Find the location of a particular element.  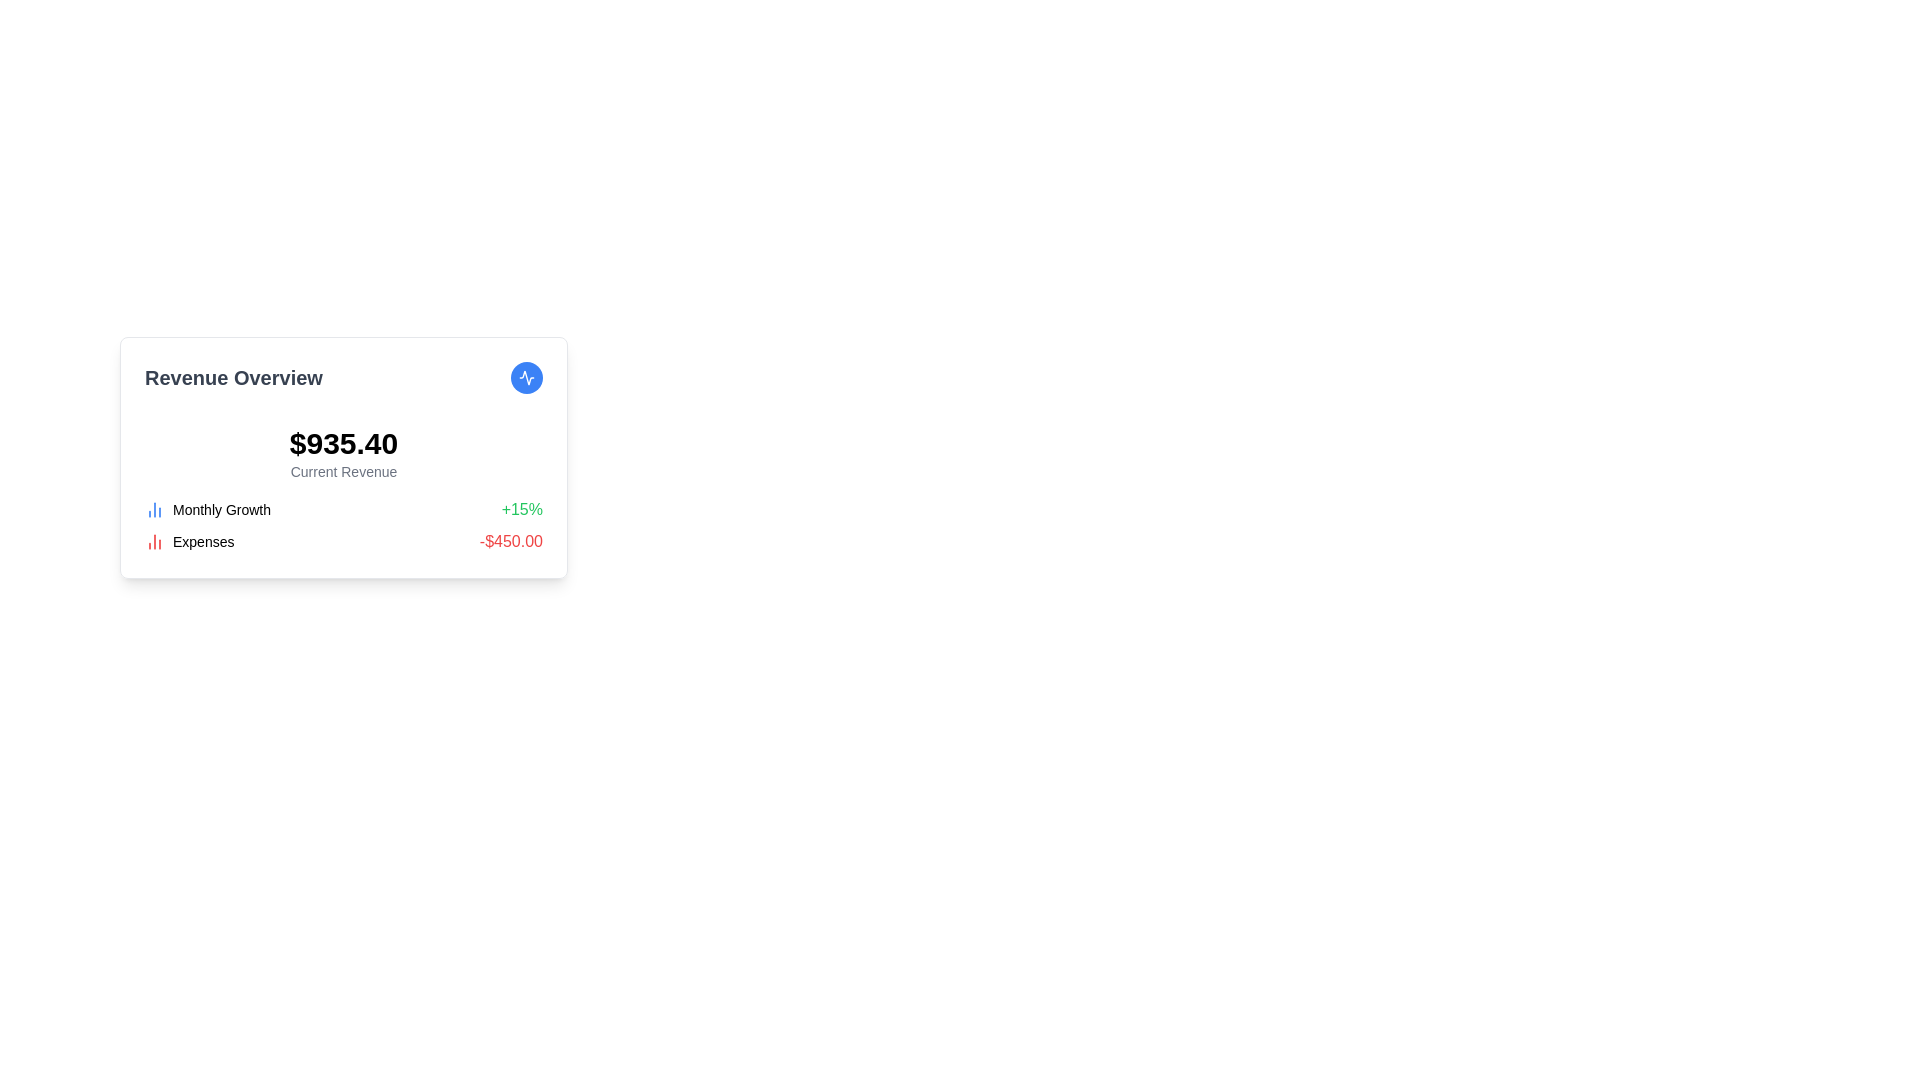

the text label displaying the growth percentage '+15%' in green, positioned at the far-right of the 'Monthly Growth' row is located at coordinates (522, 508).